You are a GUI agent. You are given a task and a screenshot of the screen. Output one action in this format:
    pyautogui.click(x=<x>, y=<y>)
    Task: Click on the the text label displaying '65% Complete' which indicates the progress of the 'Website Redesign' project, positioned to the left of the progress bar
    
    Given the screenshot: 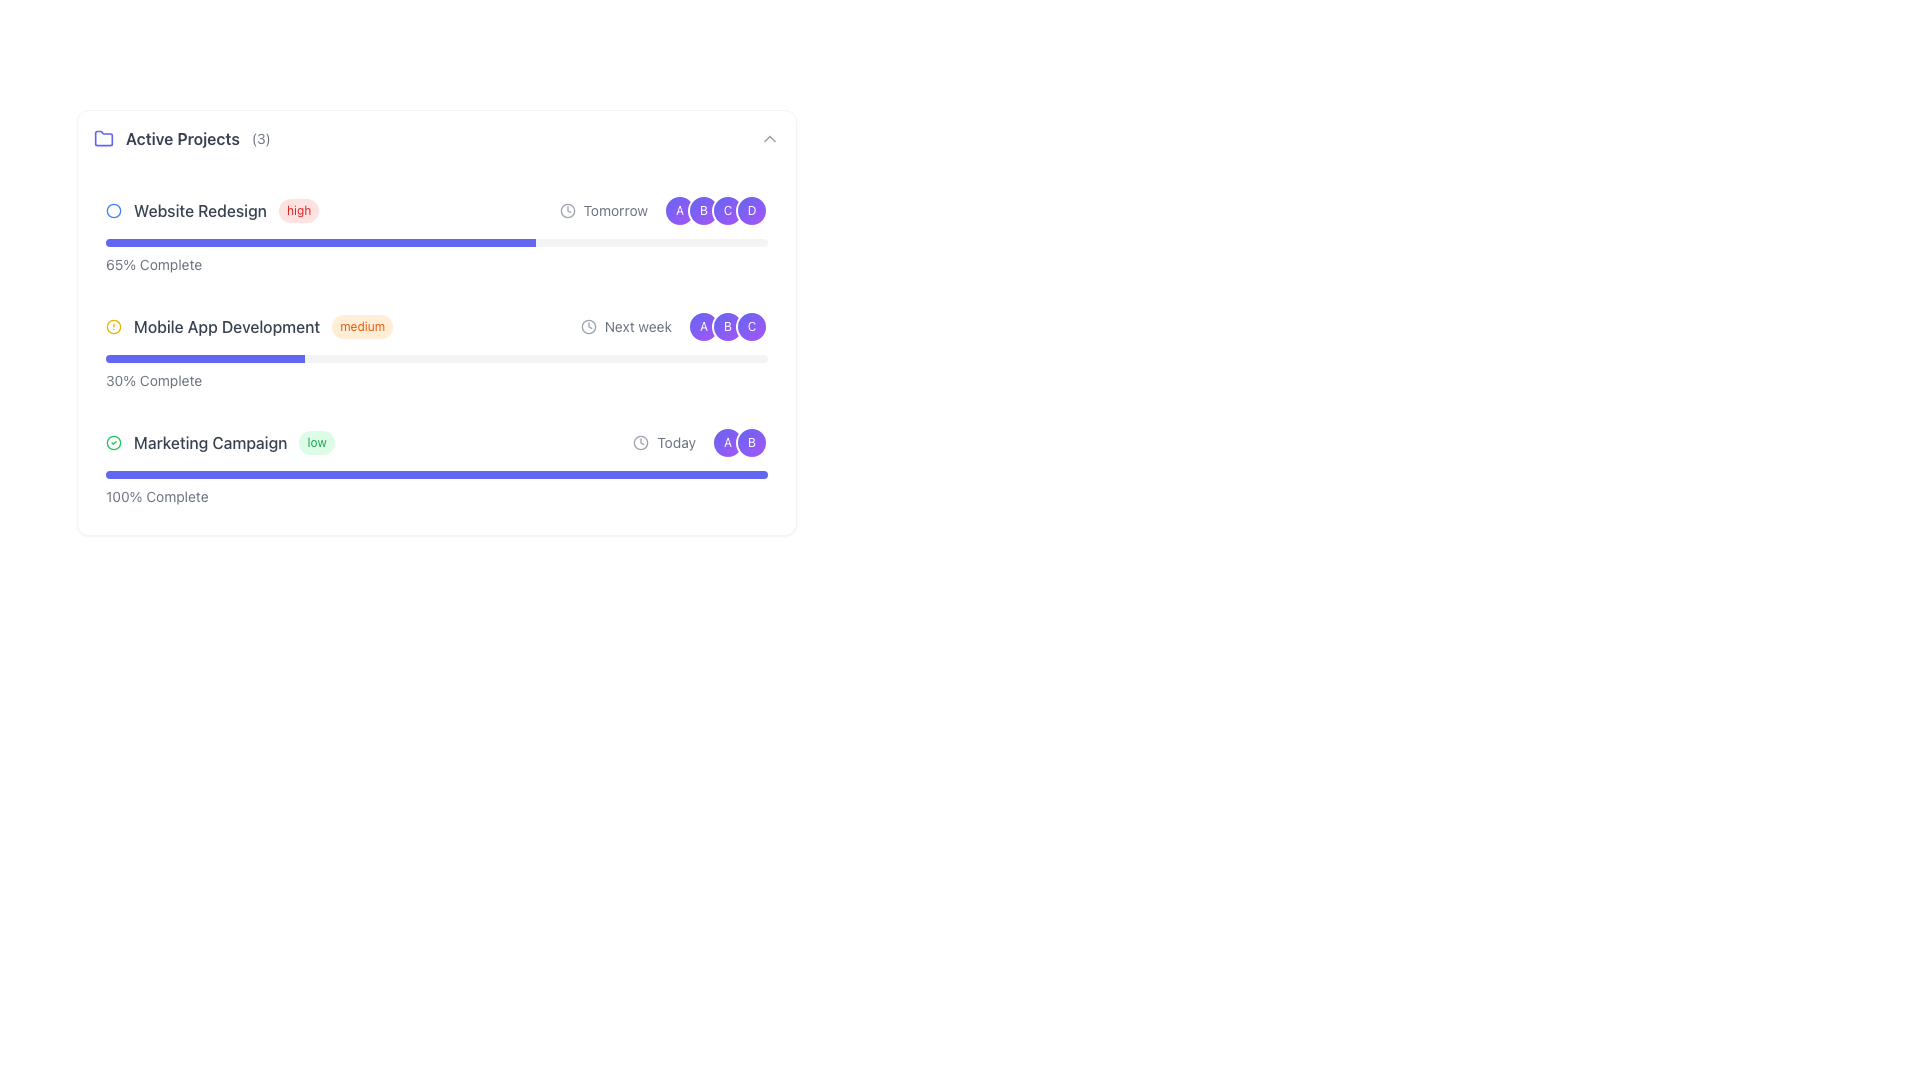 What is the action you would take?
    pyautogui.click(x=153, y=264)
    